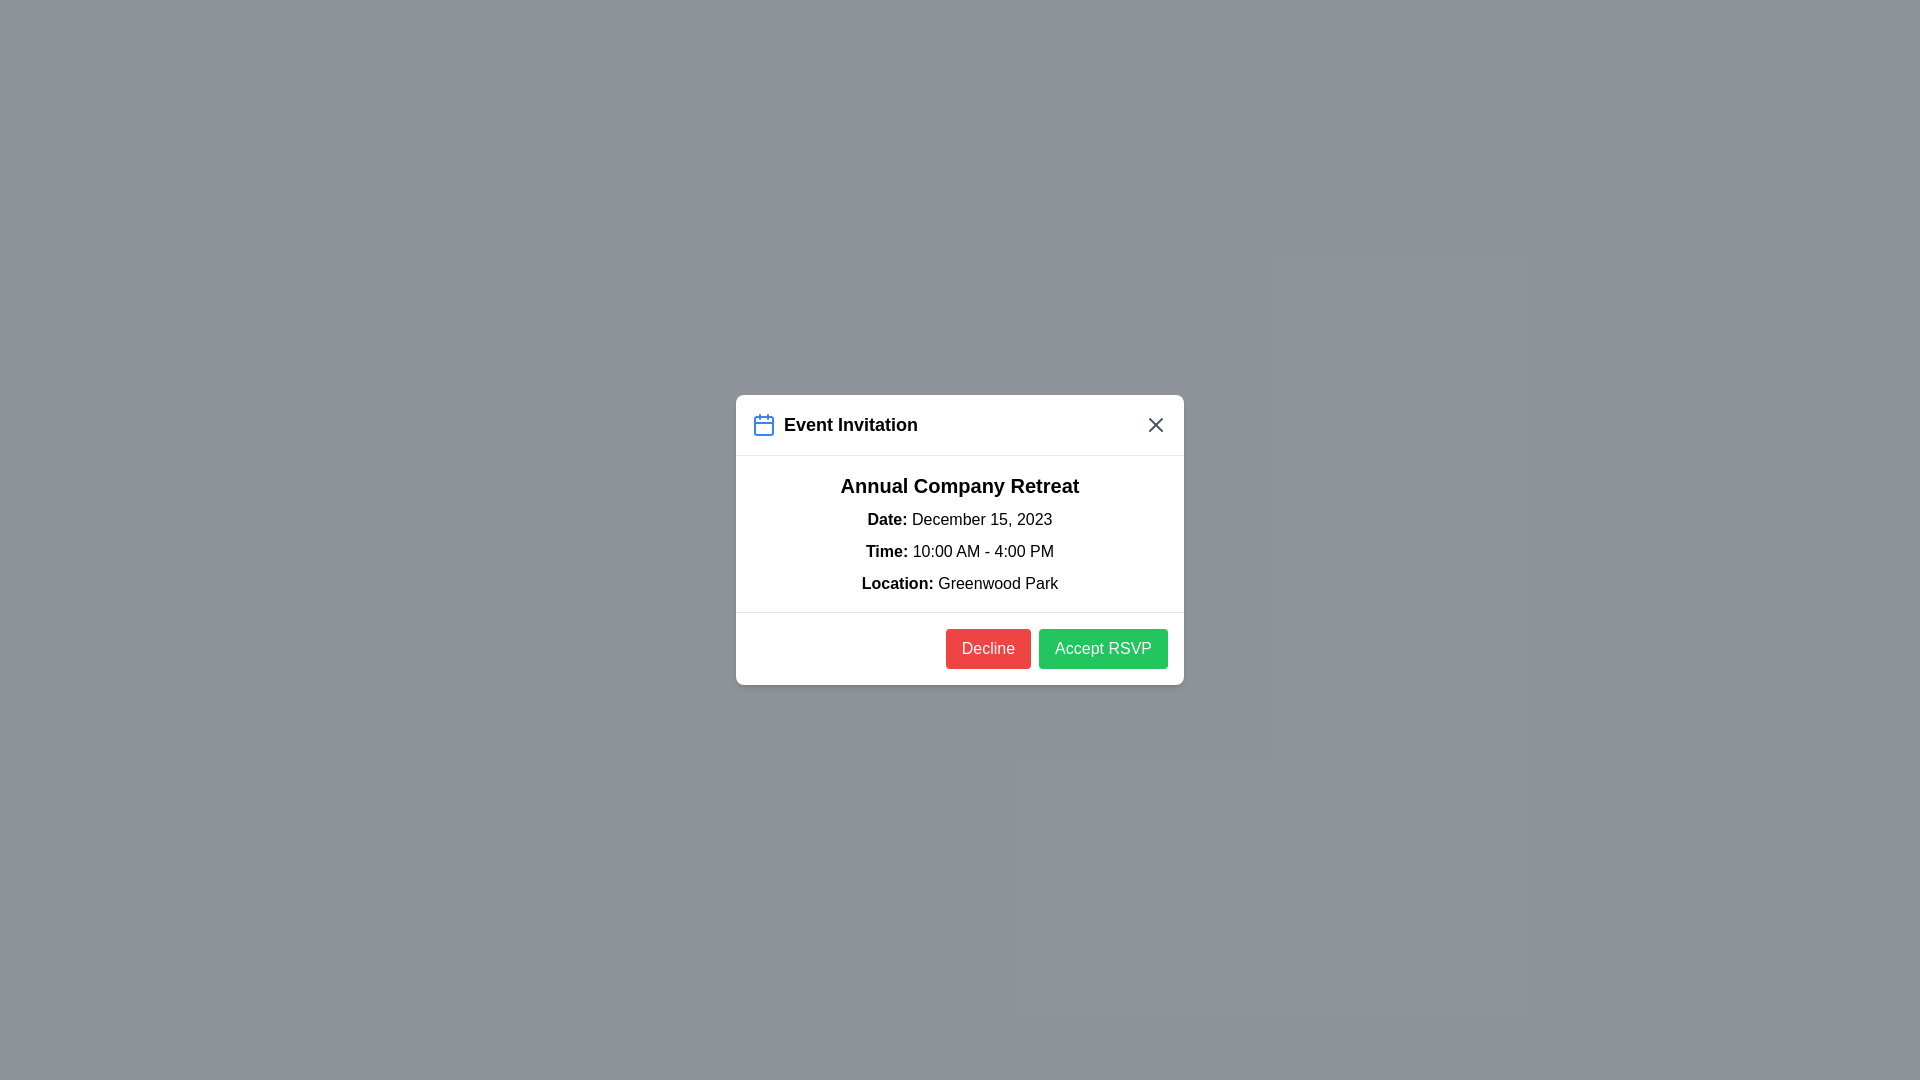 The image size is (1920, 1080). What do you see at coordinates (762, 424) in the screenshot?
I see `the rounded rectangle shape within the calendar icon located to the left of the 'Event Invitation' title in the modal window` at bounding box center [762, 424].